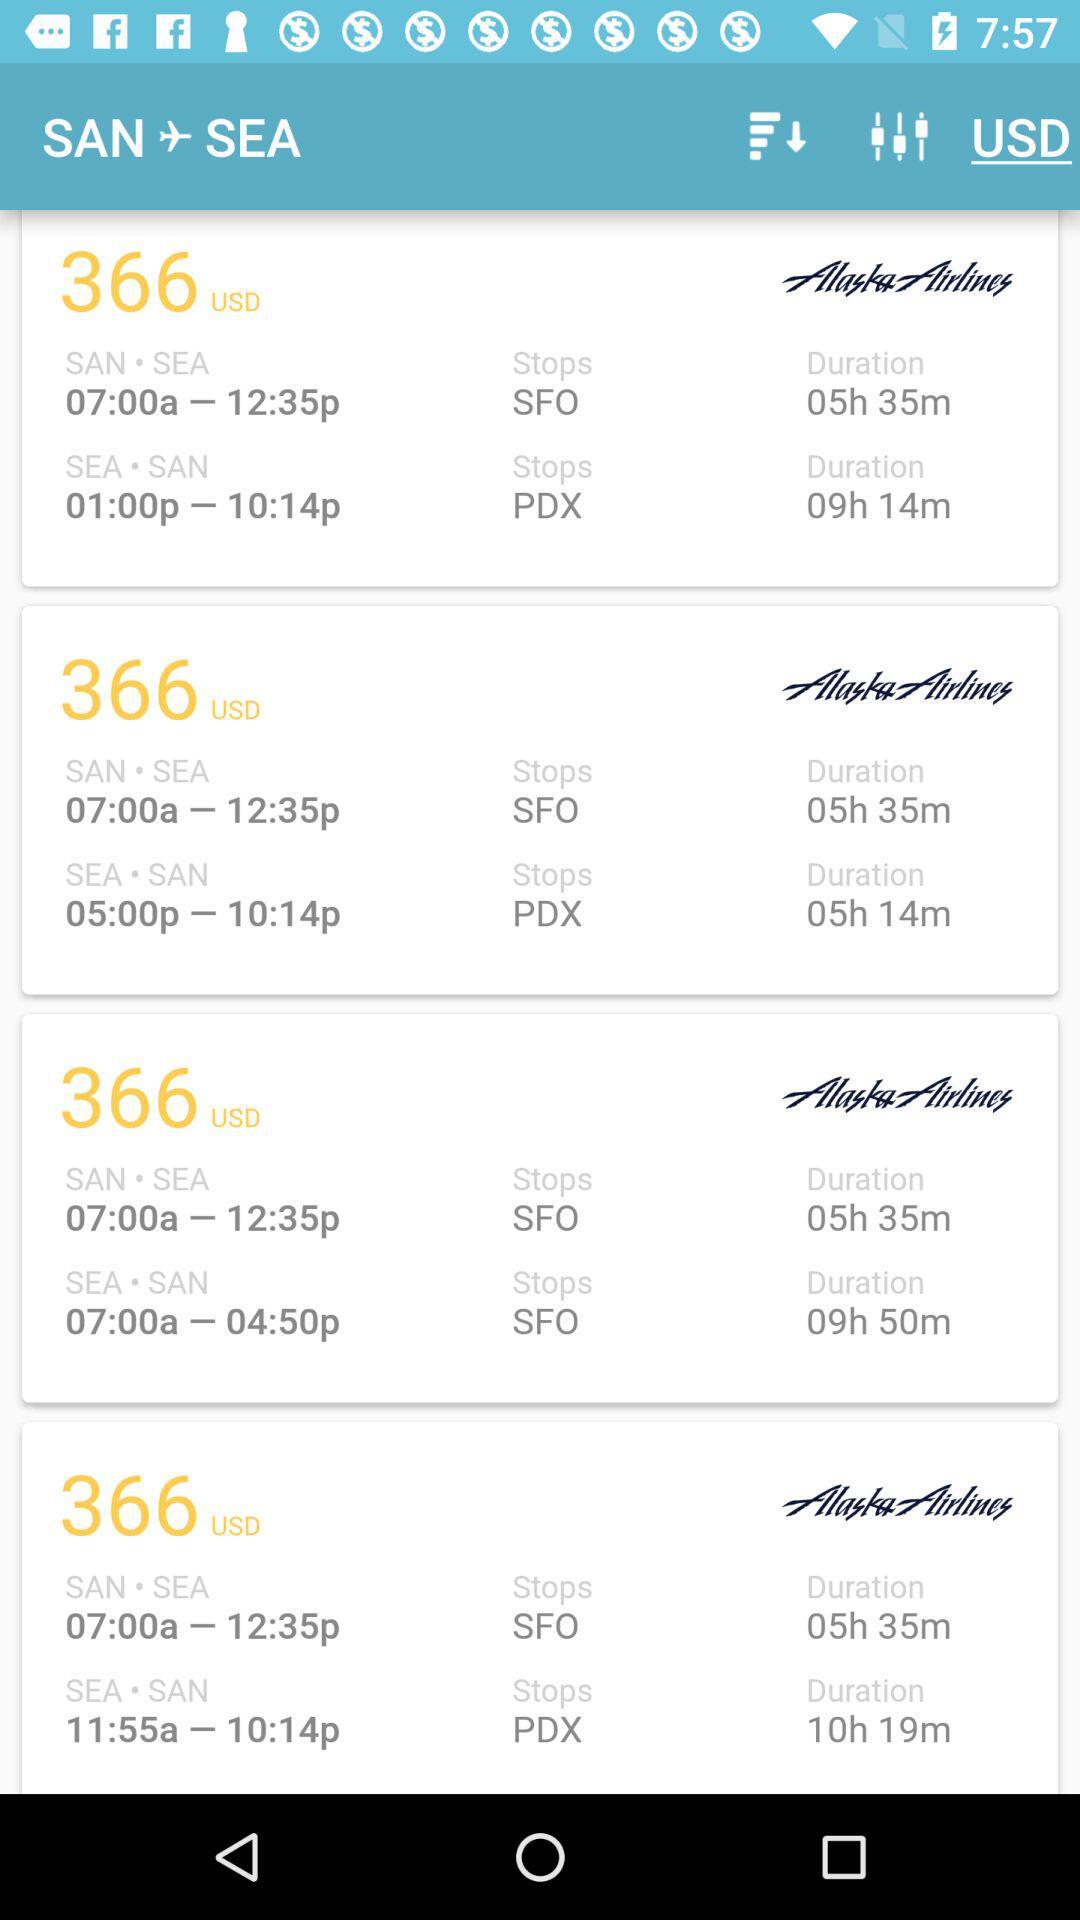 The image size is (1080, 1920). I want to click on the item to the left of usd icon, so click(898, 135).